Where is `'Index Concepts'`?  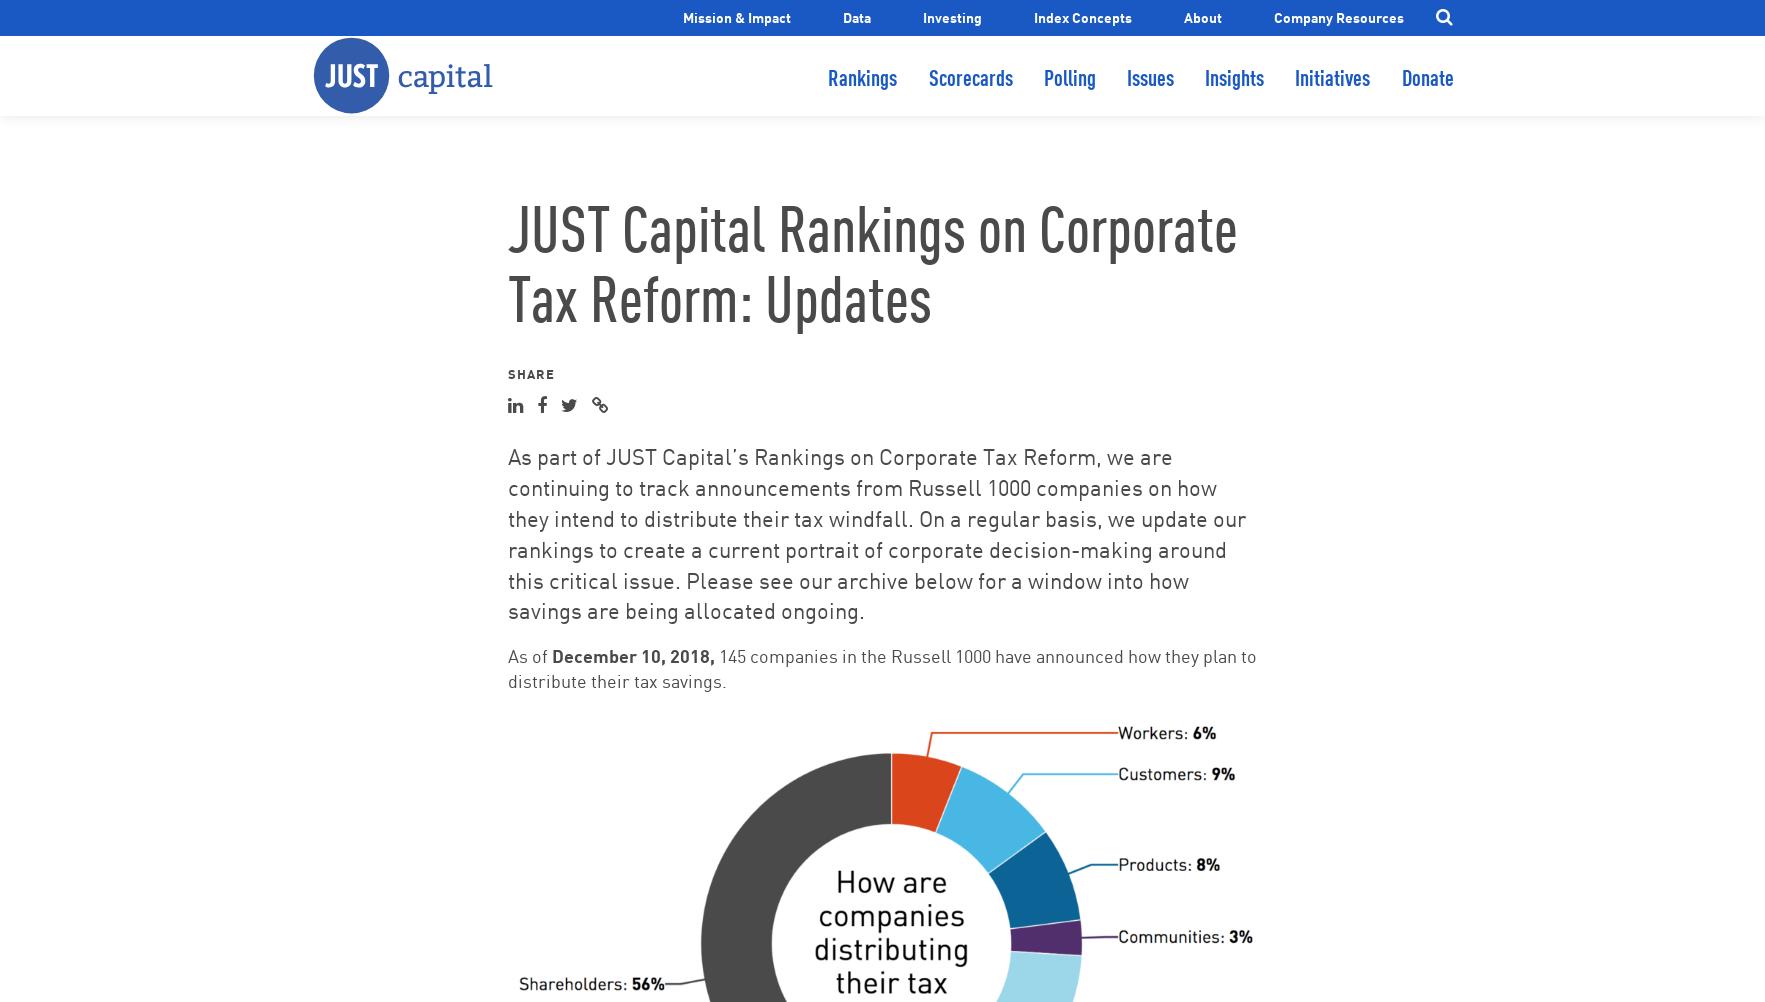
'Index Concepts' is located at coordinates (1081, 16).